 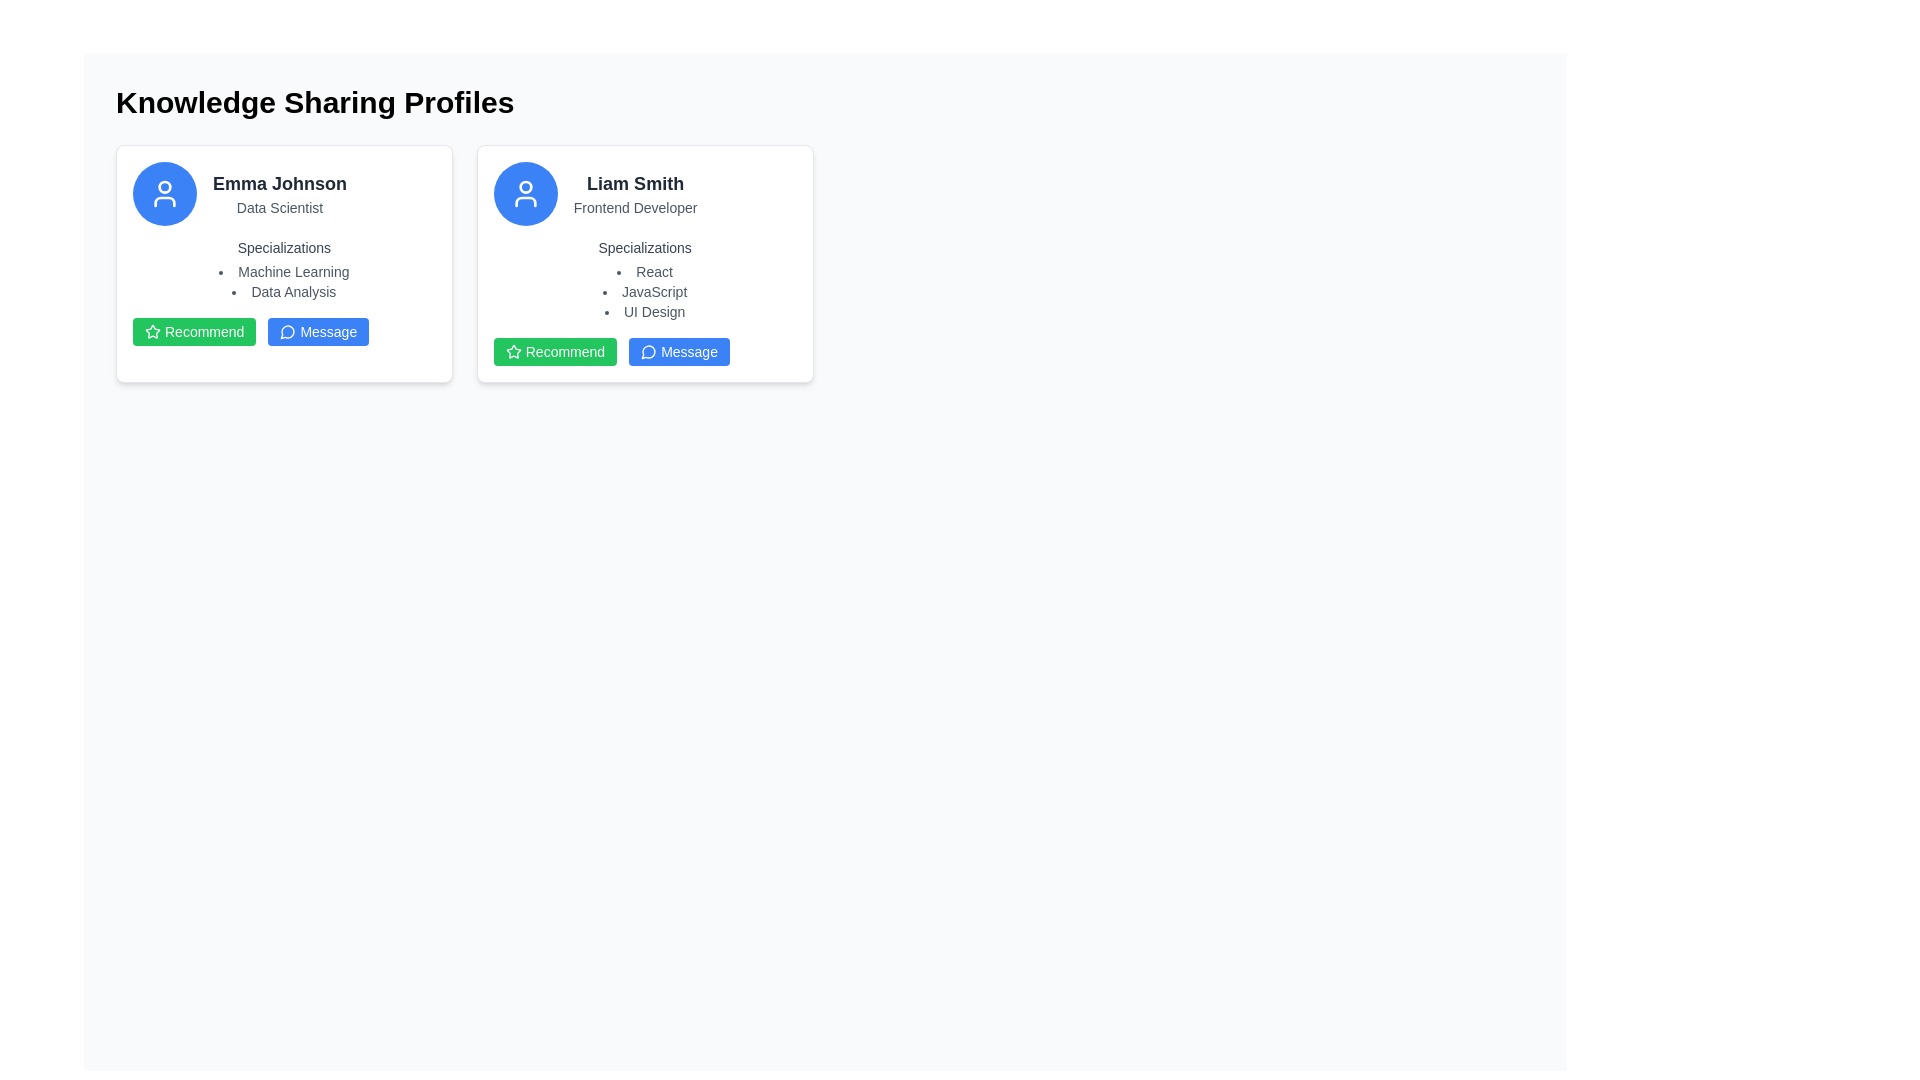 I want to click on the user profile icon with a blue circular background and white silhouette located in the upper section of Liam Smith's profile card under 'Knowledge Sharing Profiles', so click(x=525, y=193).